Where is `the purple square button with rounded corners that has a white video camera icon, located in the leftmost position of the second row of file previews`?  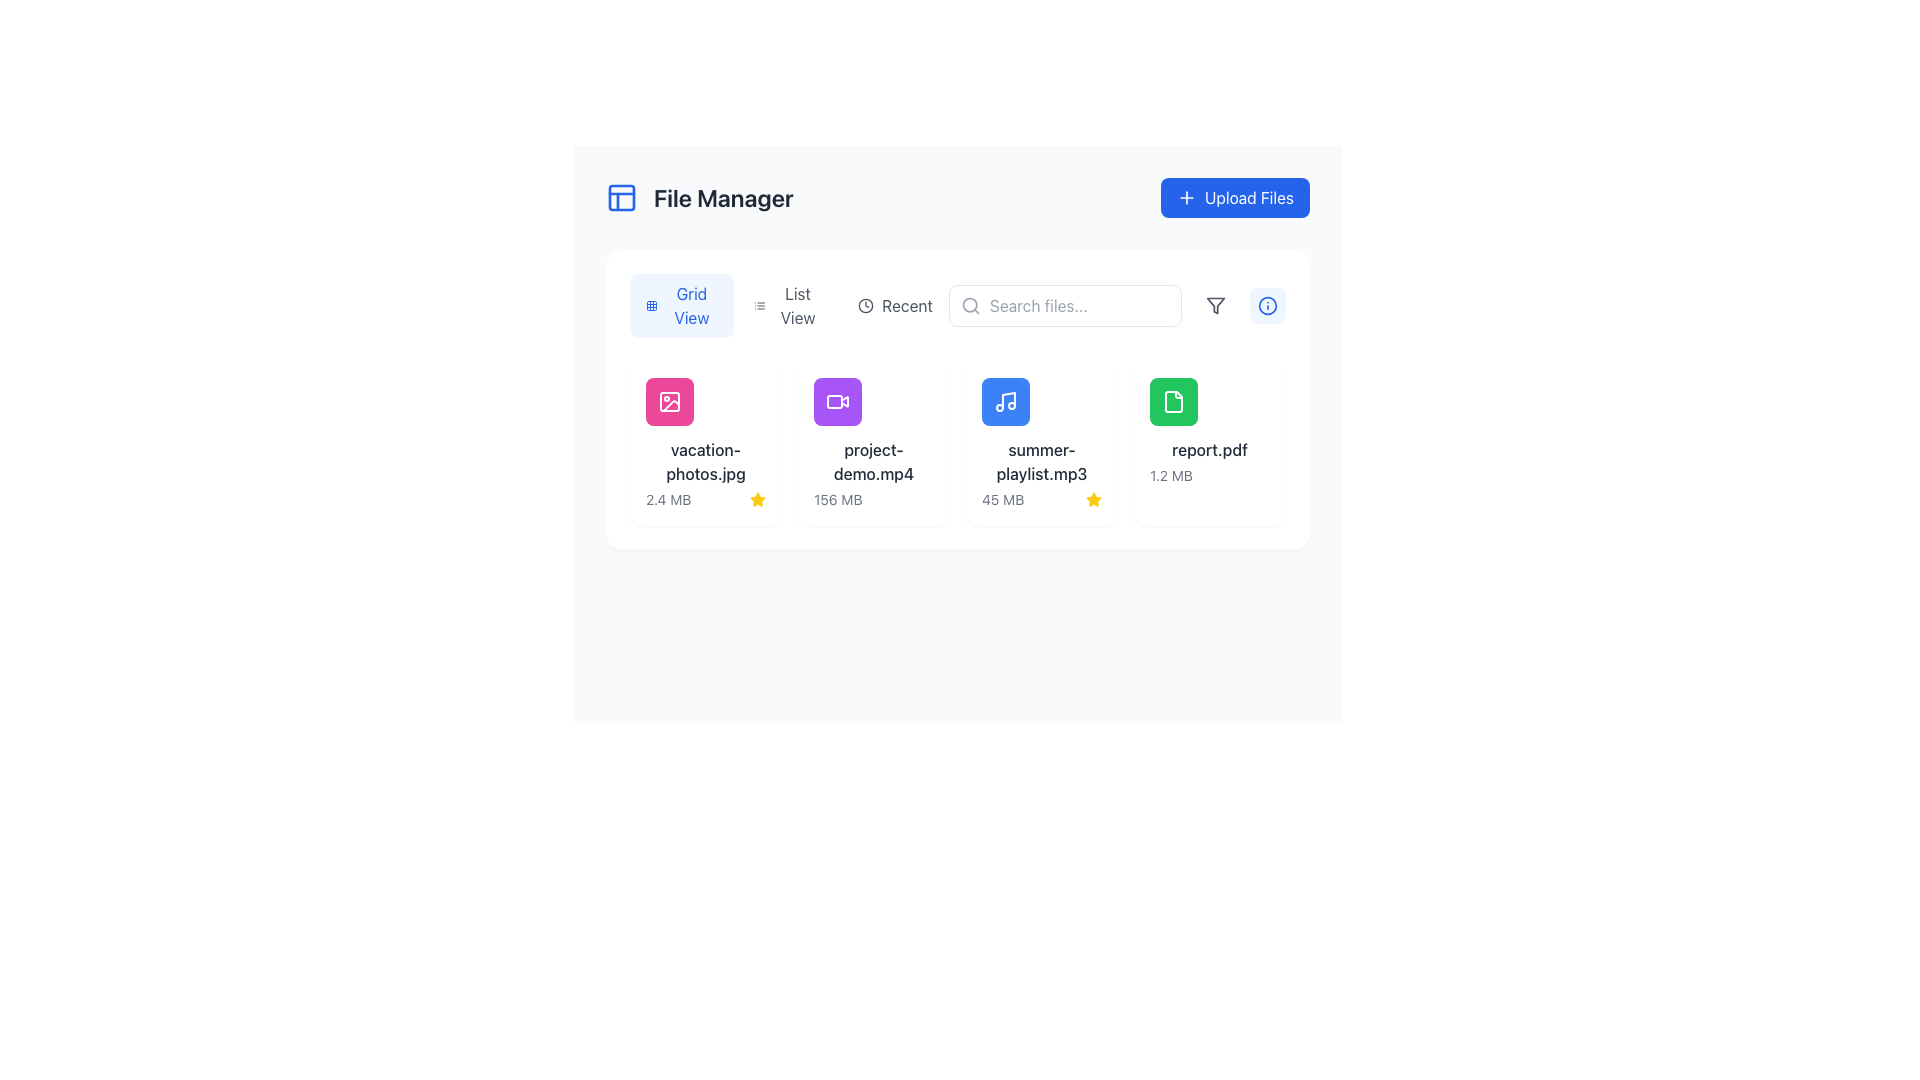 the purple square button with rounded corners that has a white video camera icon, located in the leftmost position of the second row of file previews is located at coordinates (838, 401).